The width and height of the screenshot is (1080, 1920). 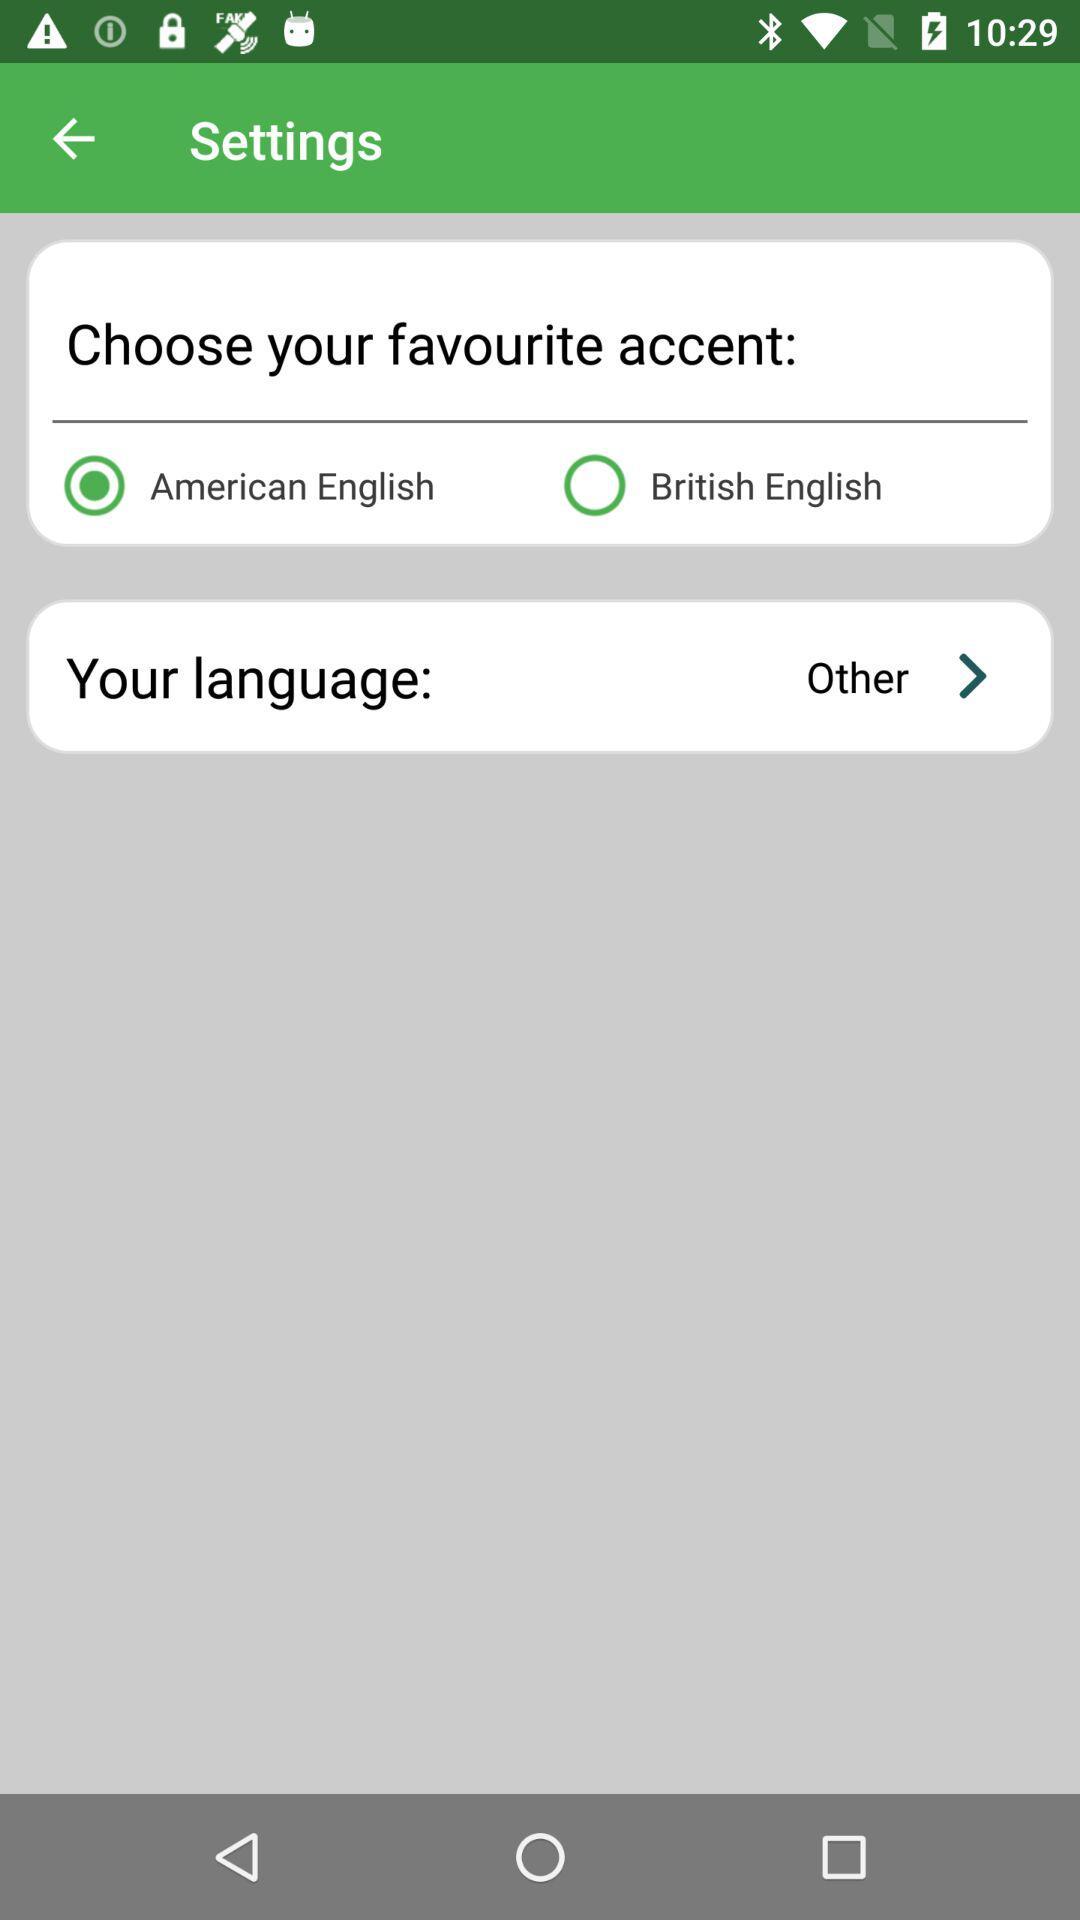 What do you see at coordinates (789, 481) in the screenshot?
I see `british english` at bounding box center [789, 481].